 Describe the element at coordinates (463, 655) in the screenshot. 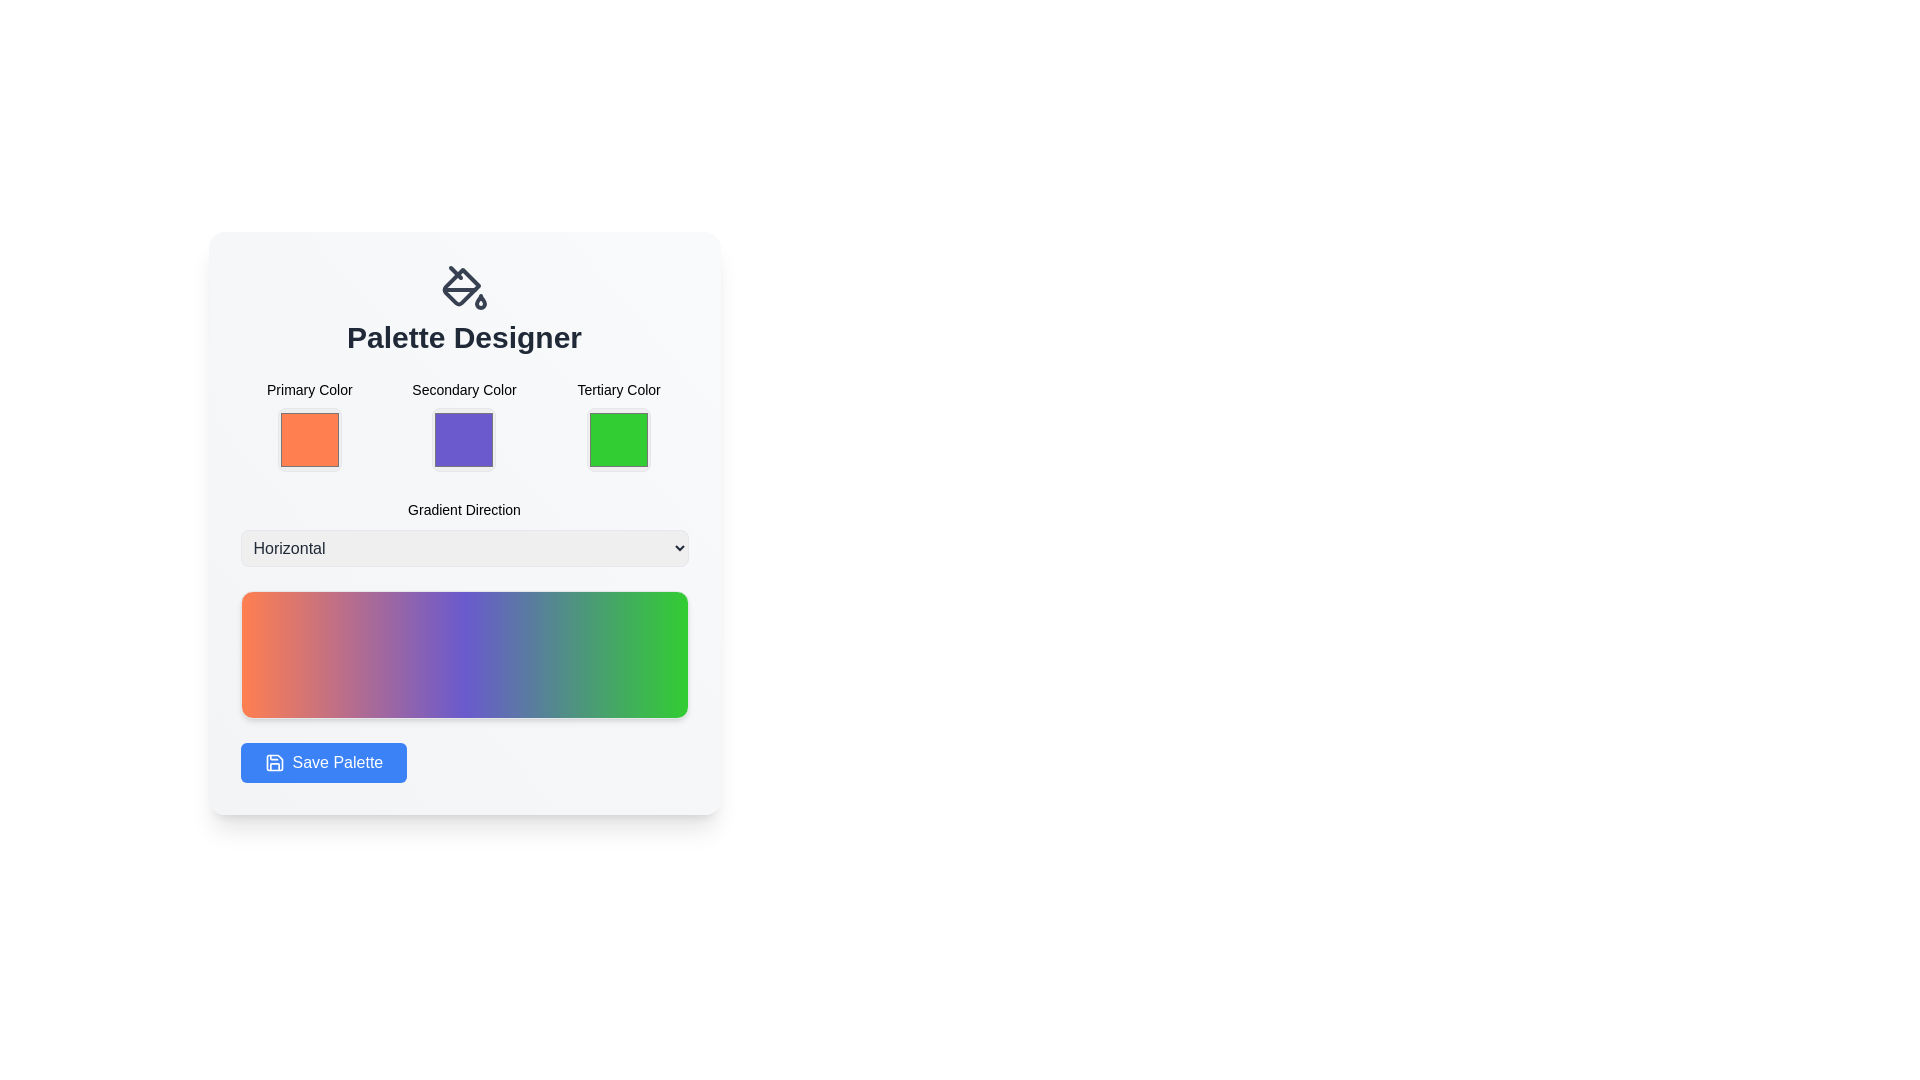

I see `the gradient preview element with a smooth gradient background transitioning from coral to blue to green, located at the bottom of the 'Palette Designer' card, above the 'Save Palette' button` at that location.